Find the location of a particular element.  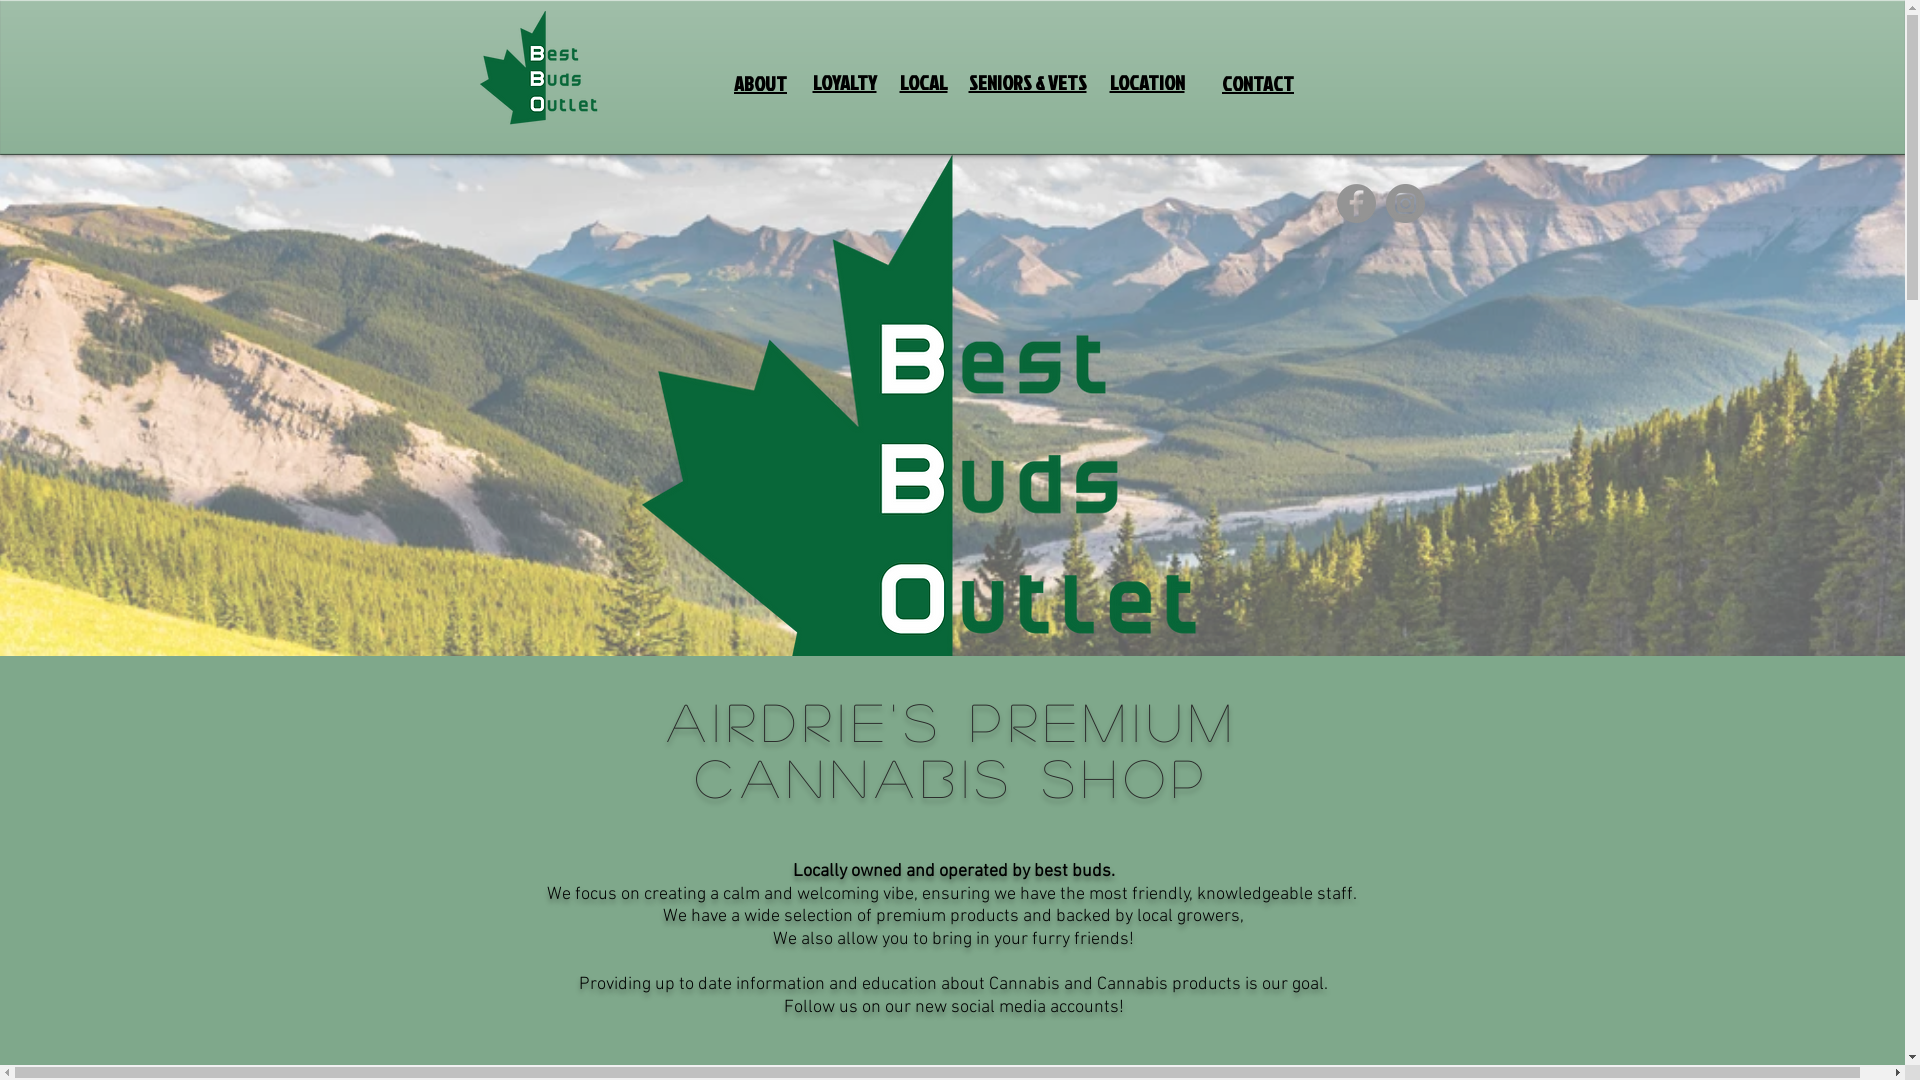

'LOYALTY' is located at coordinates (844, 82).